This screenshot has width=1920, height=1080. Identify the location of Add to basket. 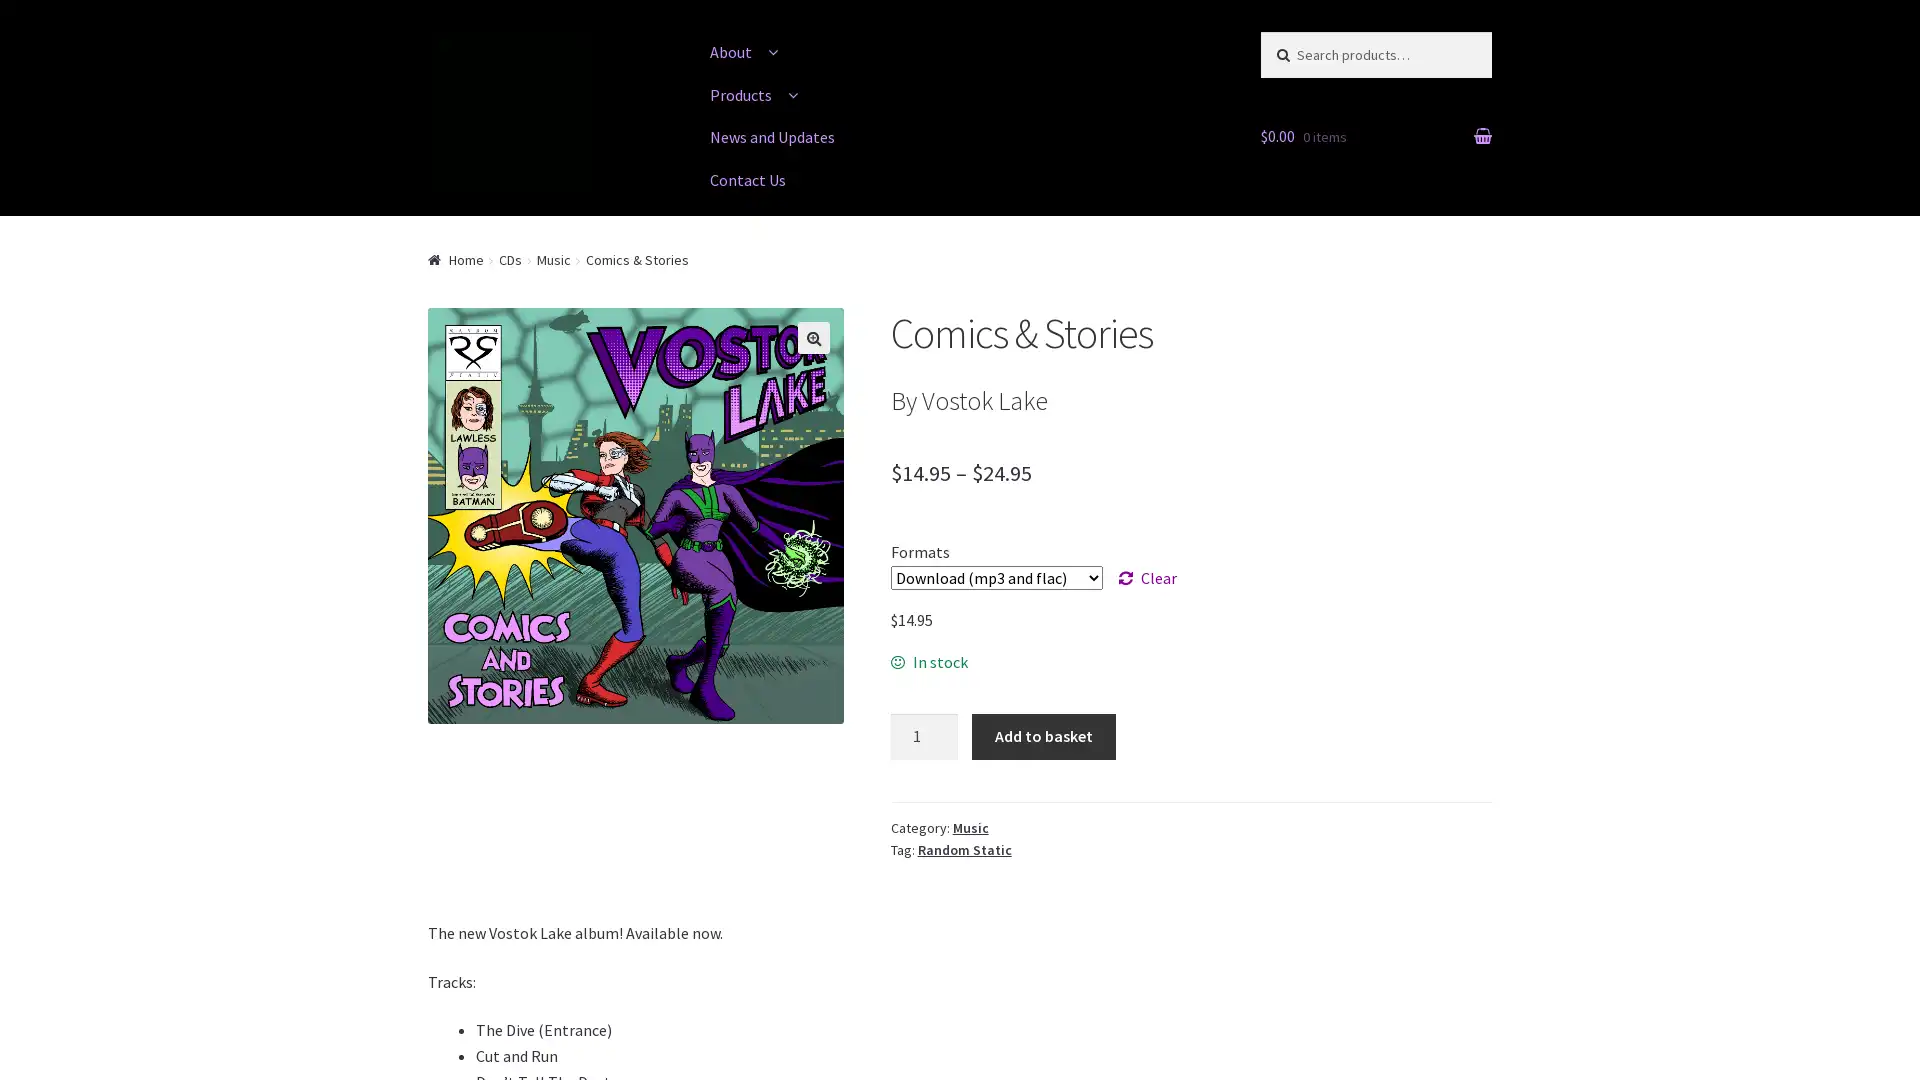
(1042, 736).